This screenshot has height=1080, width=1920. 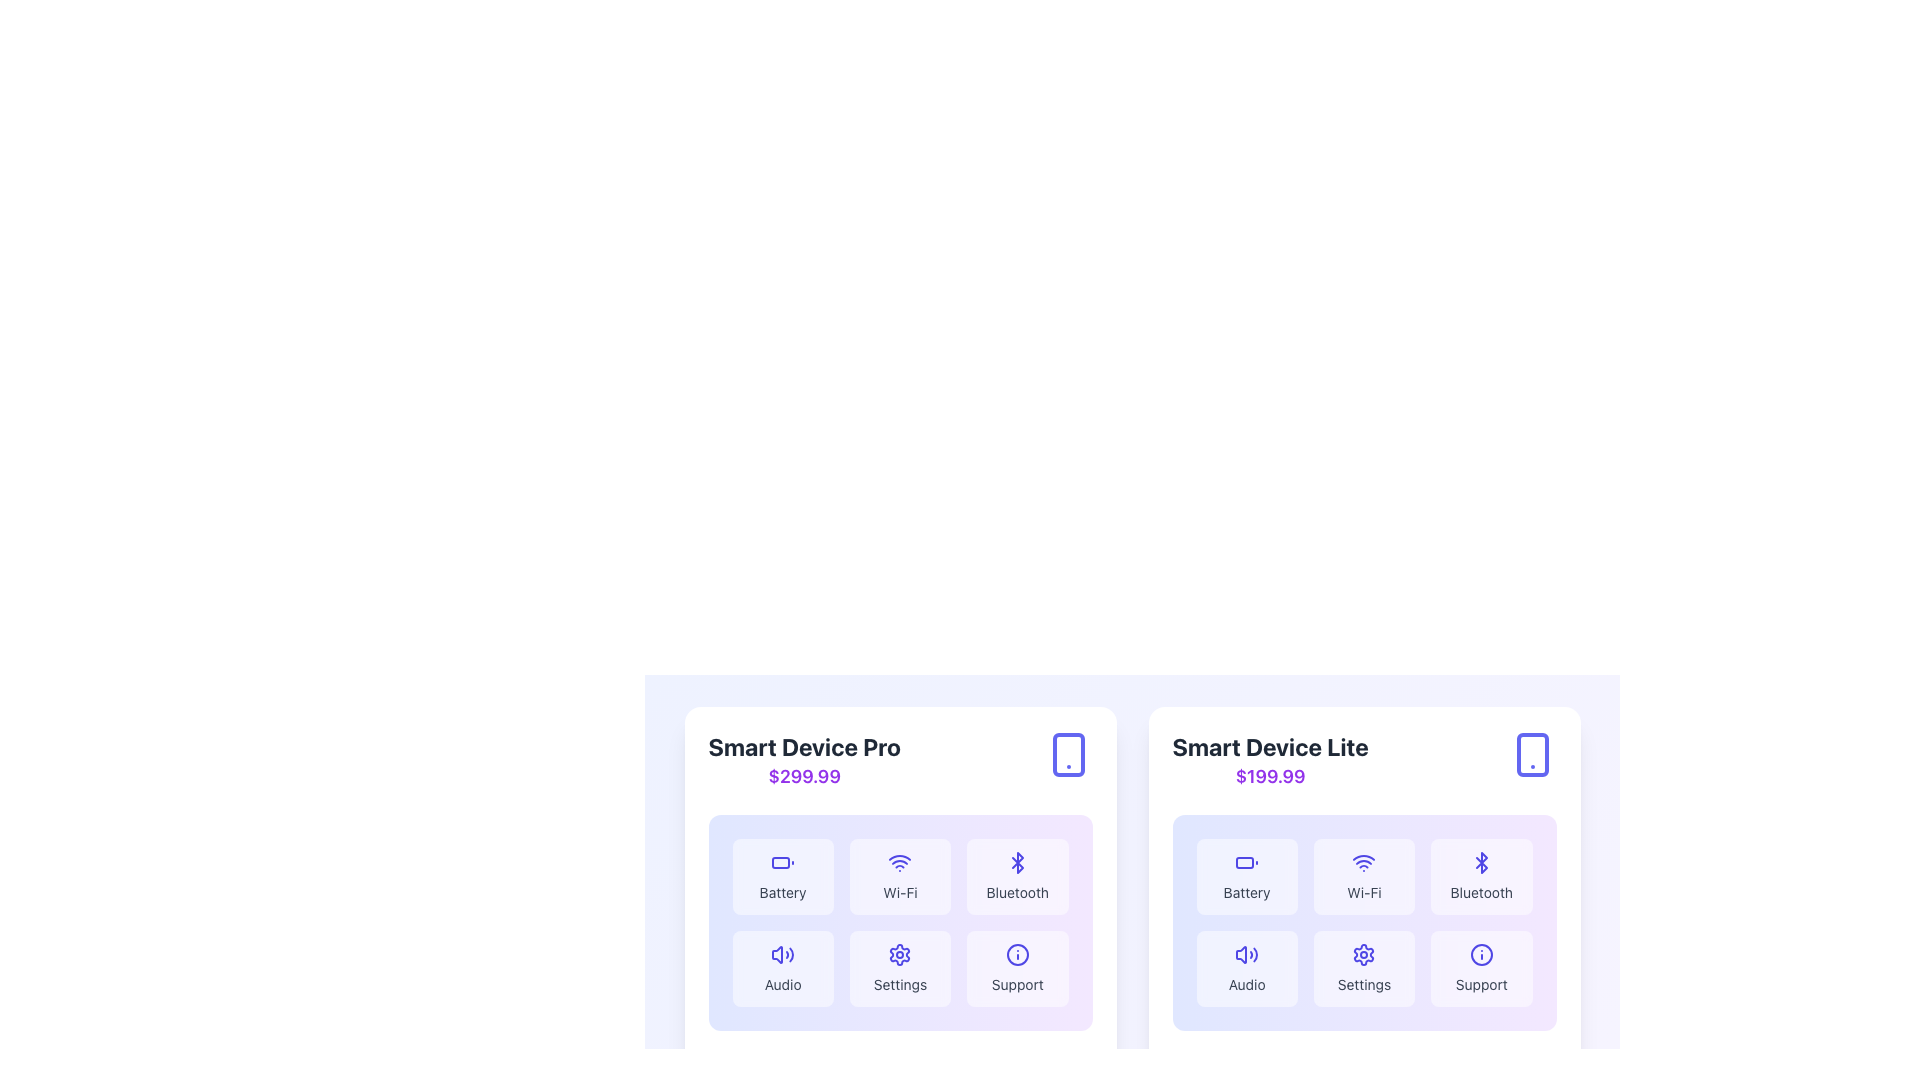 I want to click on the Bluetooth icon, so click(x=1017, y=862).